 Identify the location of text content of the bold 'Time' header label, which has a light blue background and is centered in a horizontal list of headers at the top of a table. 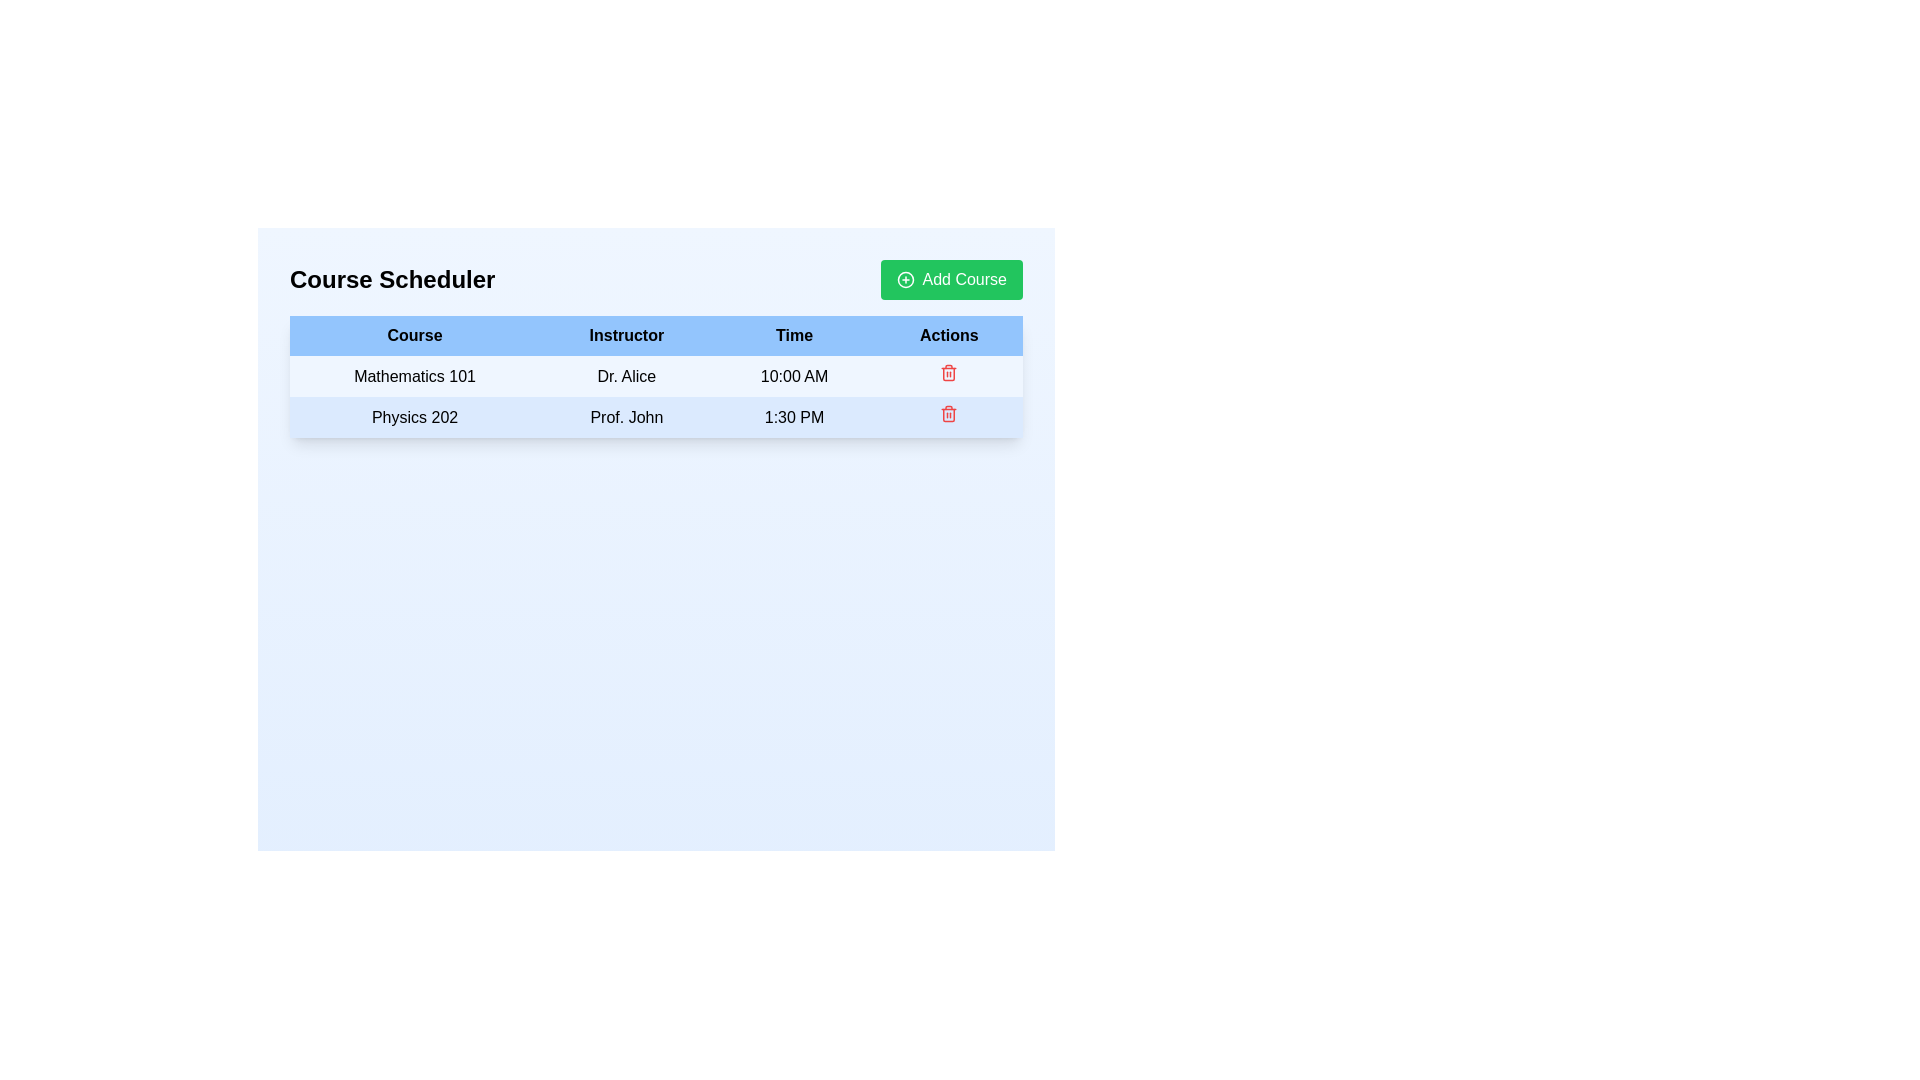
(793, 334).